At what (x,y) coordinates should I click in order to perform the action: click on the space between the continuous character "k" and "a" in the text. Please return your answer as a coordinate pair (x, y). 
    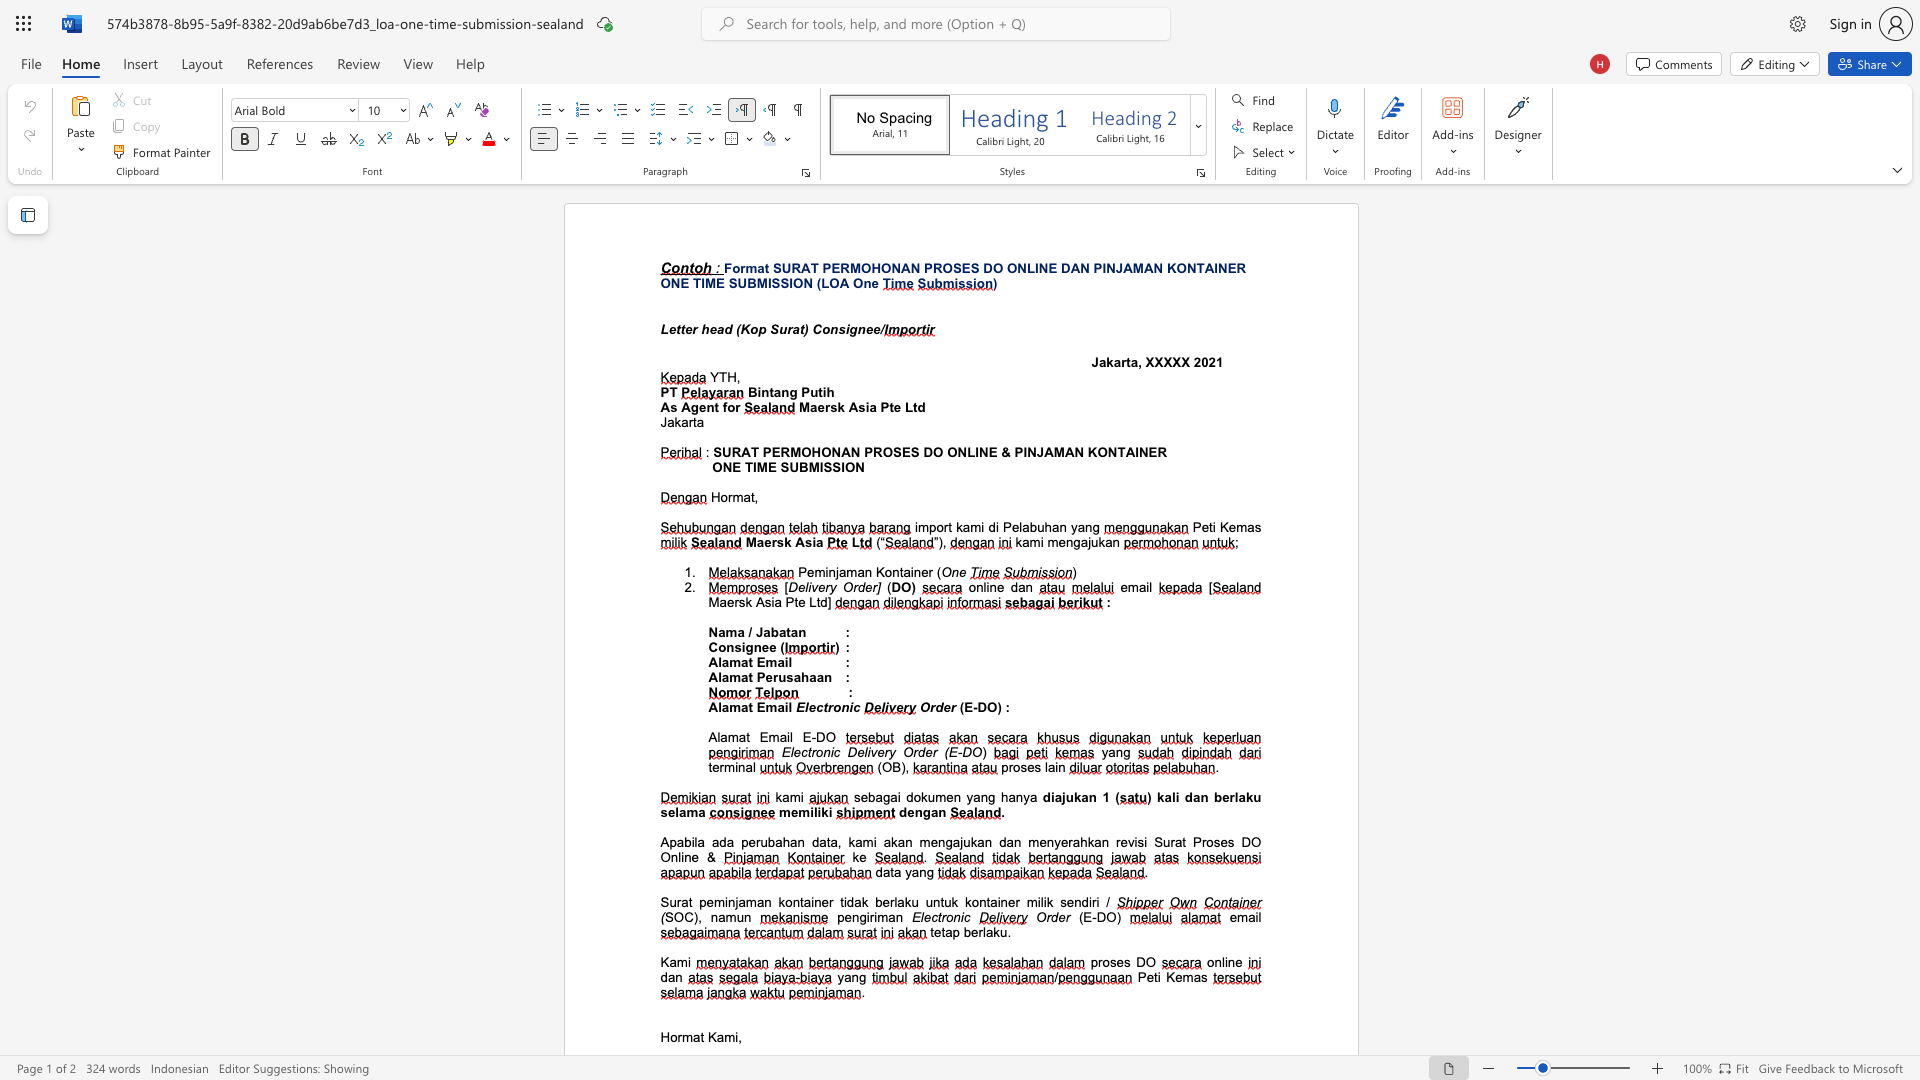
    Looking at the image, I should click on (1112, 362).